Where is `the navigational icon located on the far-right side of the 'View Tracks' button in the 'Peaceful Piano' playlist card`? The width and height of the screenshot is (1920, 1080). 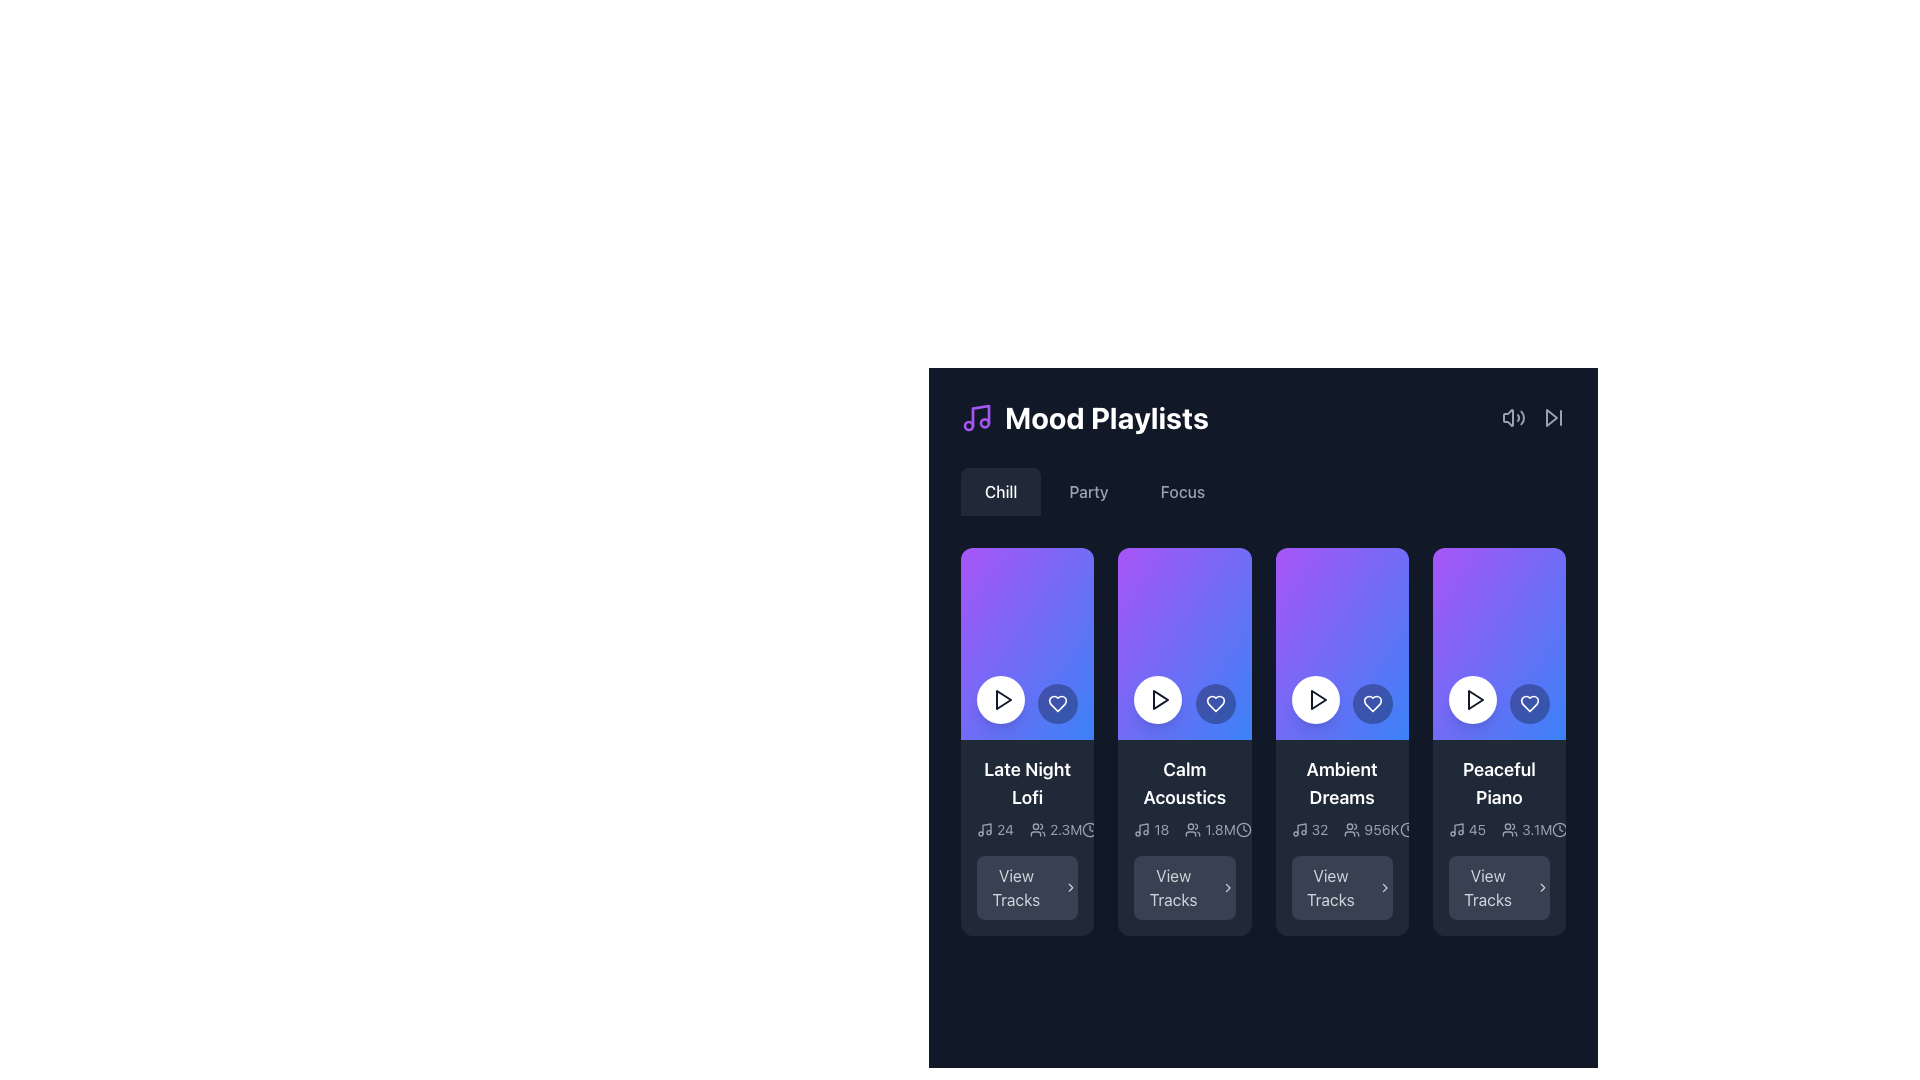
the navigational icon located on the far-right side of the 'View Tracks' button in the 'Peaceful Piano' playlist card is located at coordinates (1069, 886).